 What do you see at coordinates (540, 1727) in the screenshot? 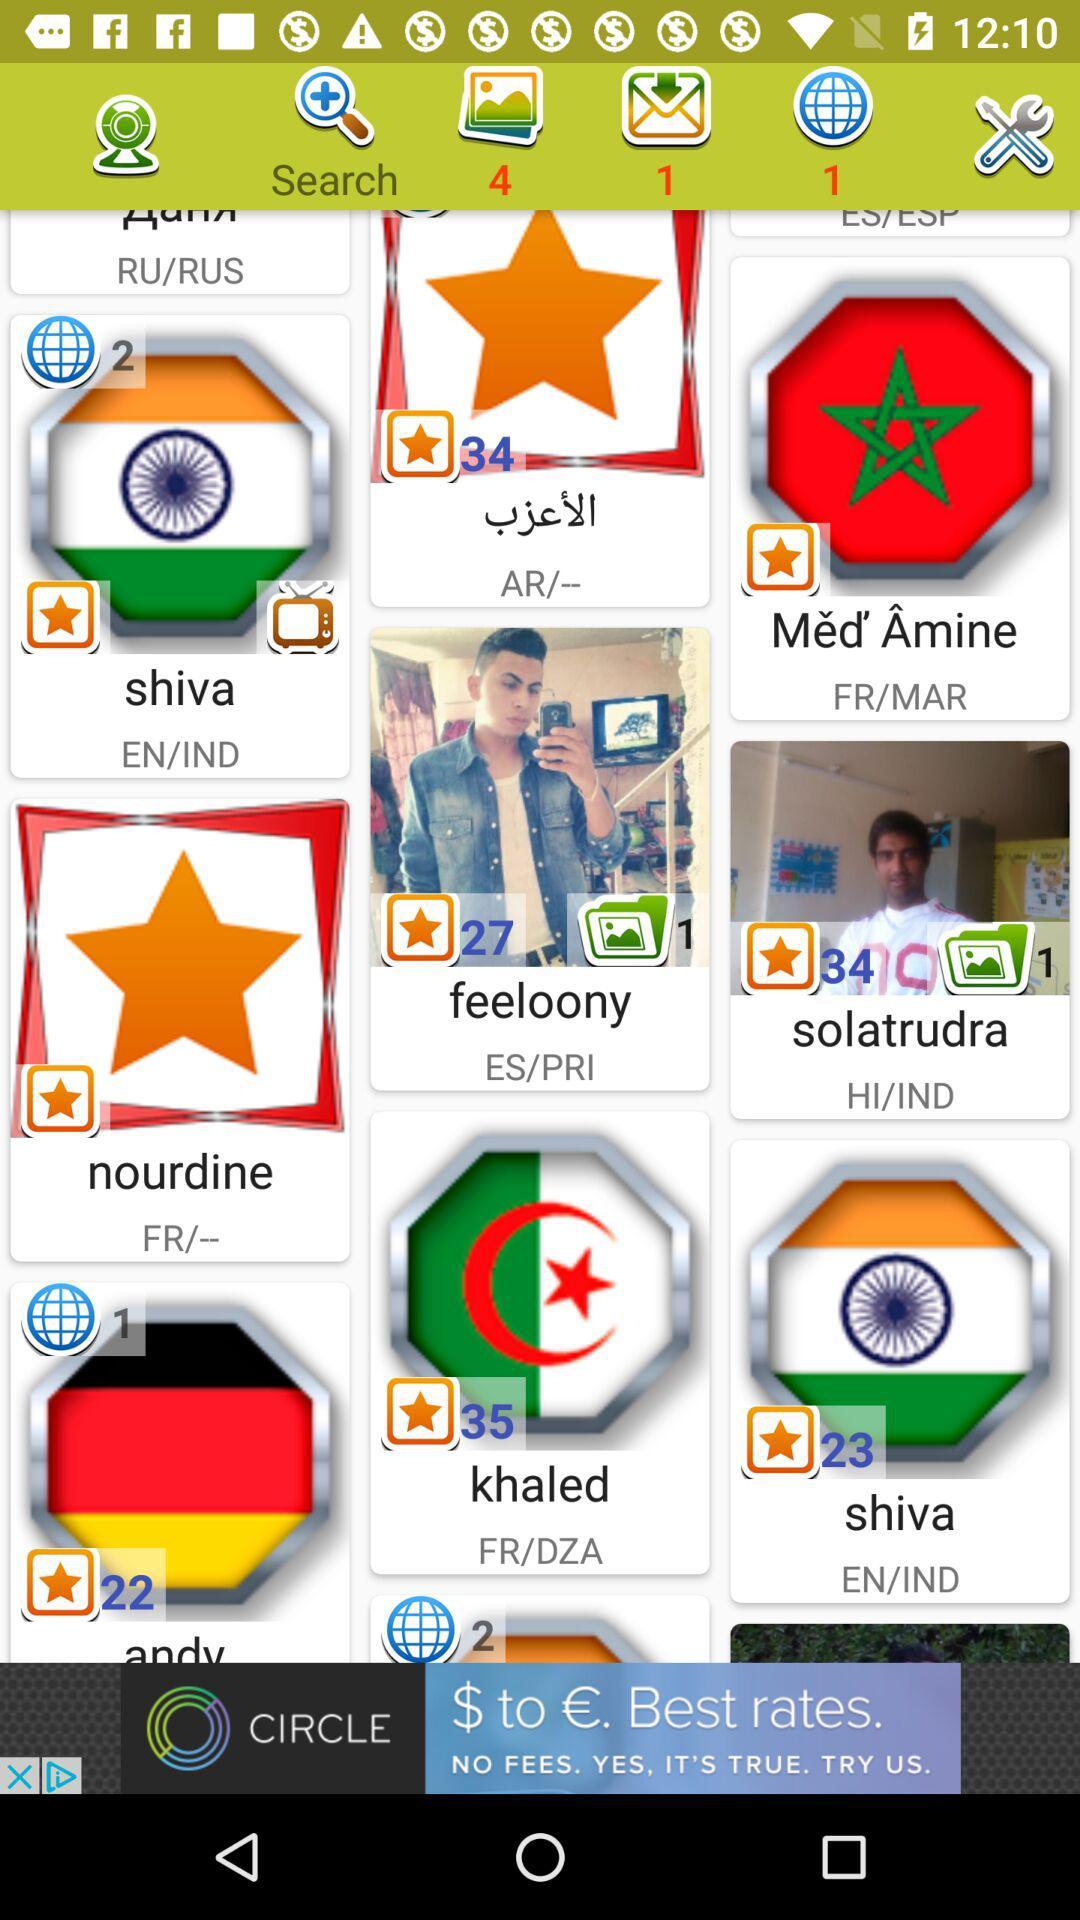
I see `advertisement` at bounding box center [540, 1727].